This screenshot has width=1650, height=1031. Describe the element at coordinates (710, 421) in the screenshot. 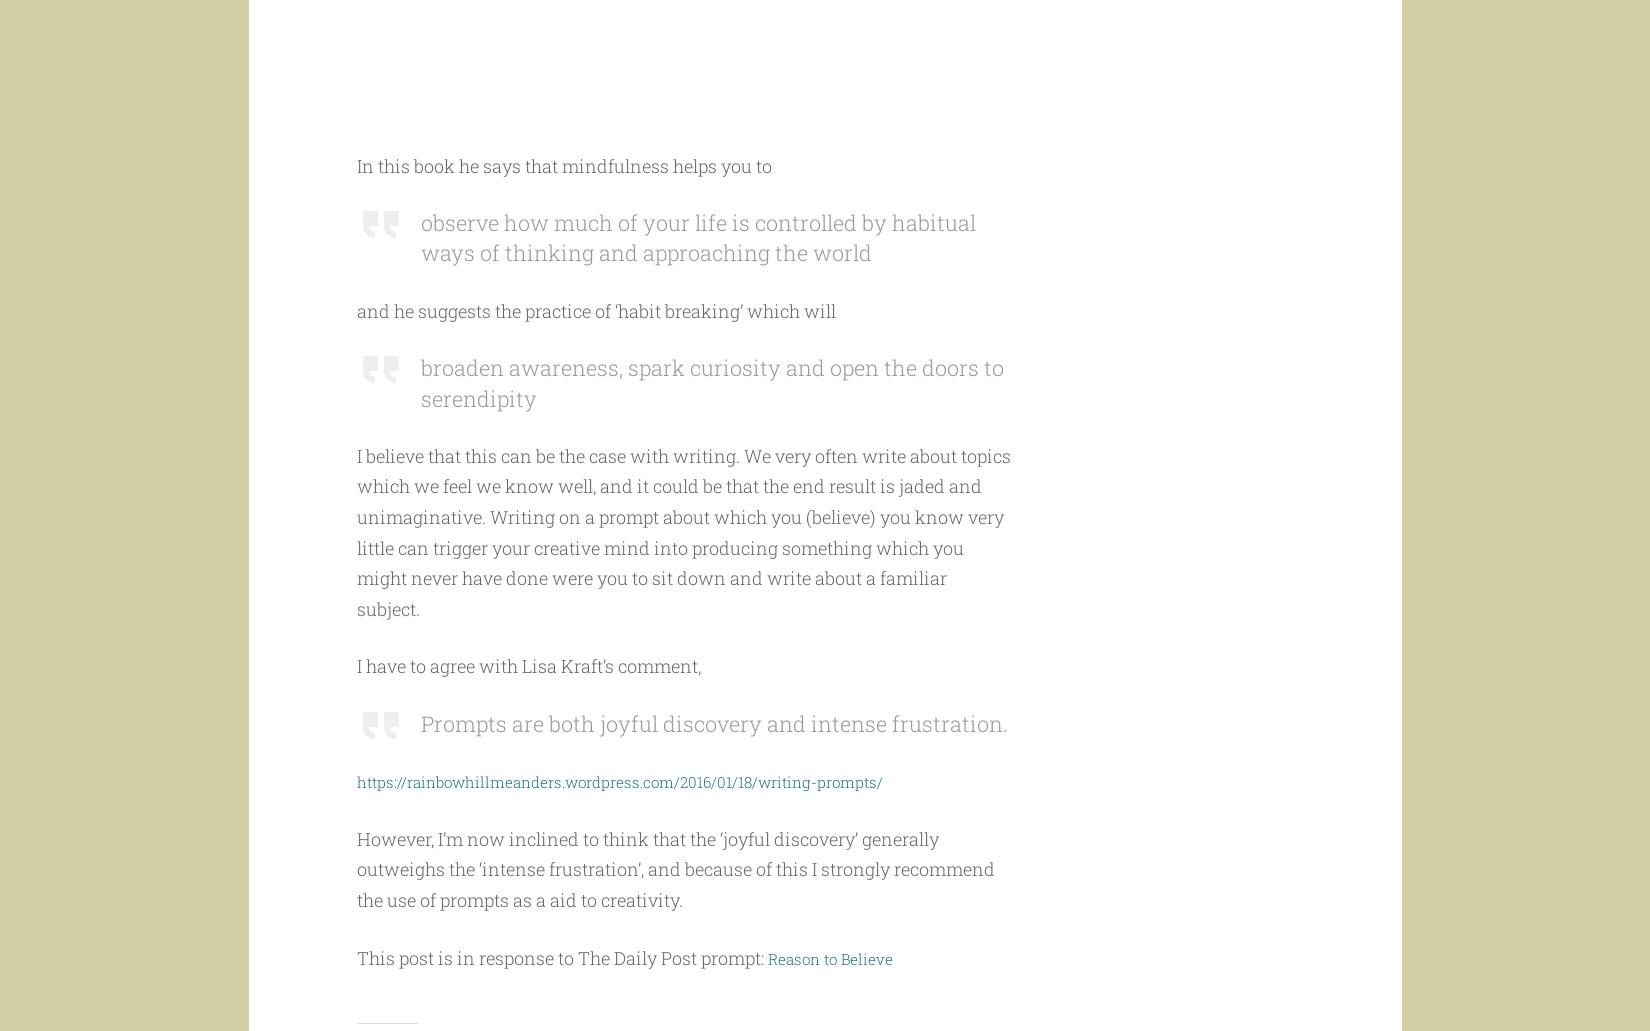

I see `'broaden awareness, spark curiosity and open the doors to serendipity'` at that location.